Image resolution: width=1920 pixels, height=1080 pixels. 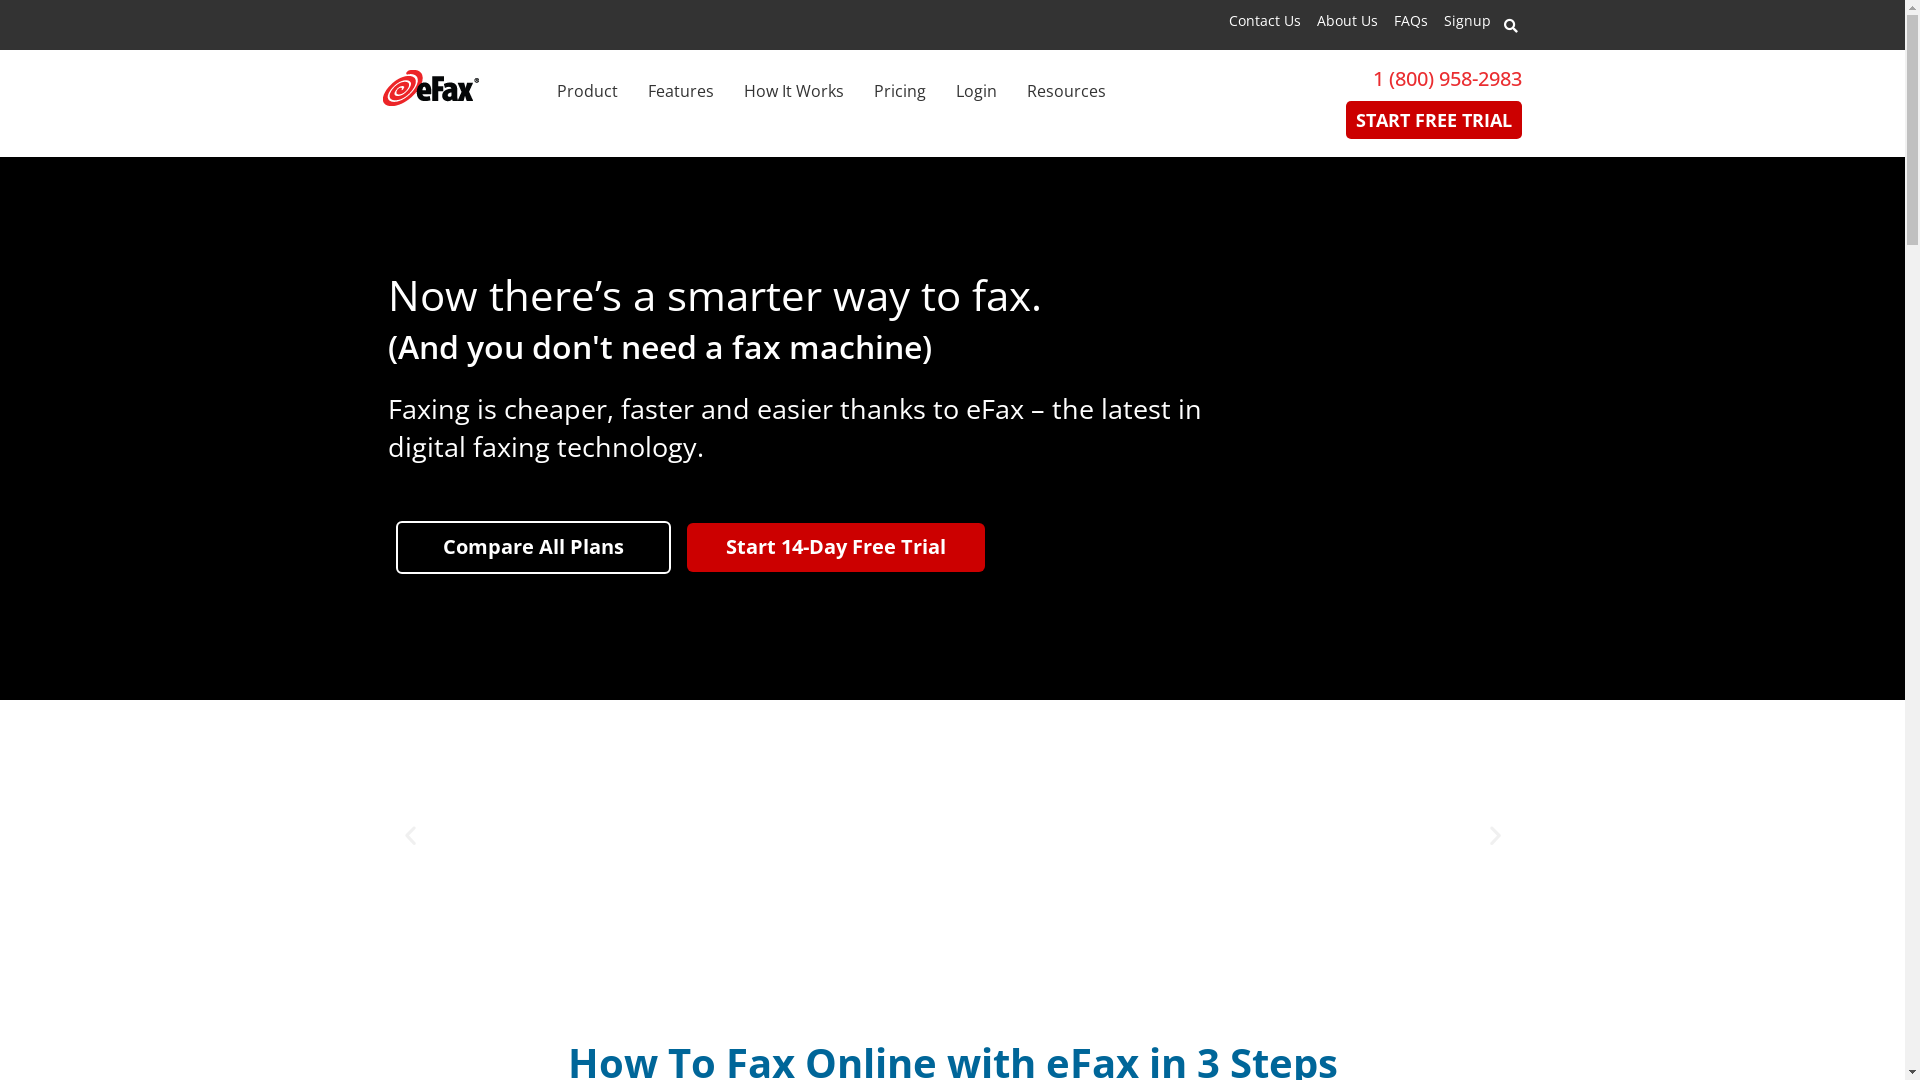 What do you see at coordinates (835, 547) in the screenshot?
I see `'Start 14-Day Free Trial'` at bounding box center [835, 547].